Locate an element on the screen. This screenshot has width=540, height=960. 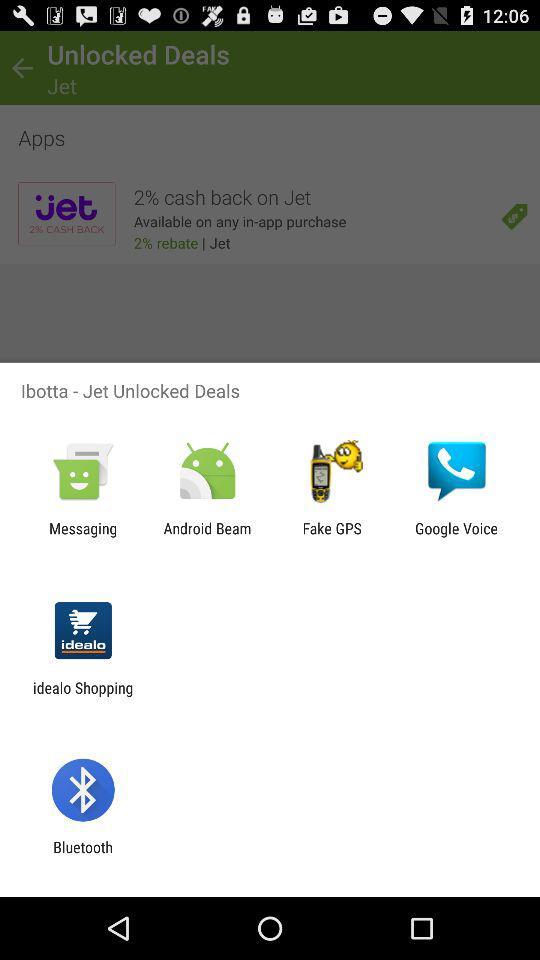
icon next to the messaging item is located at coordinates (206, 536).